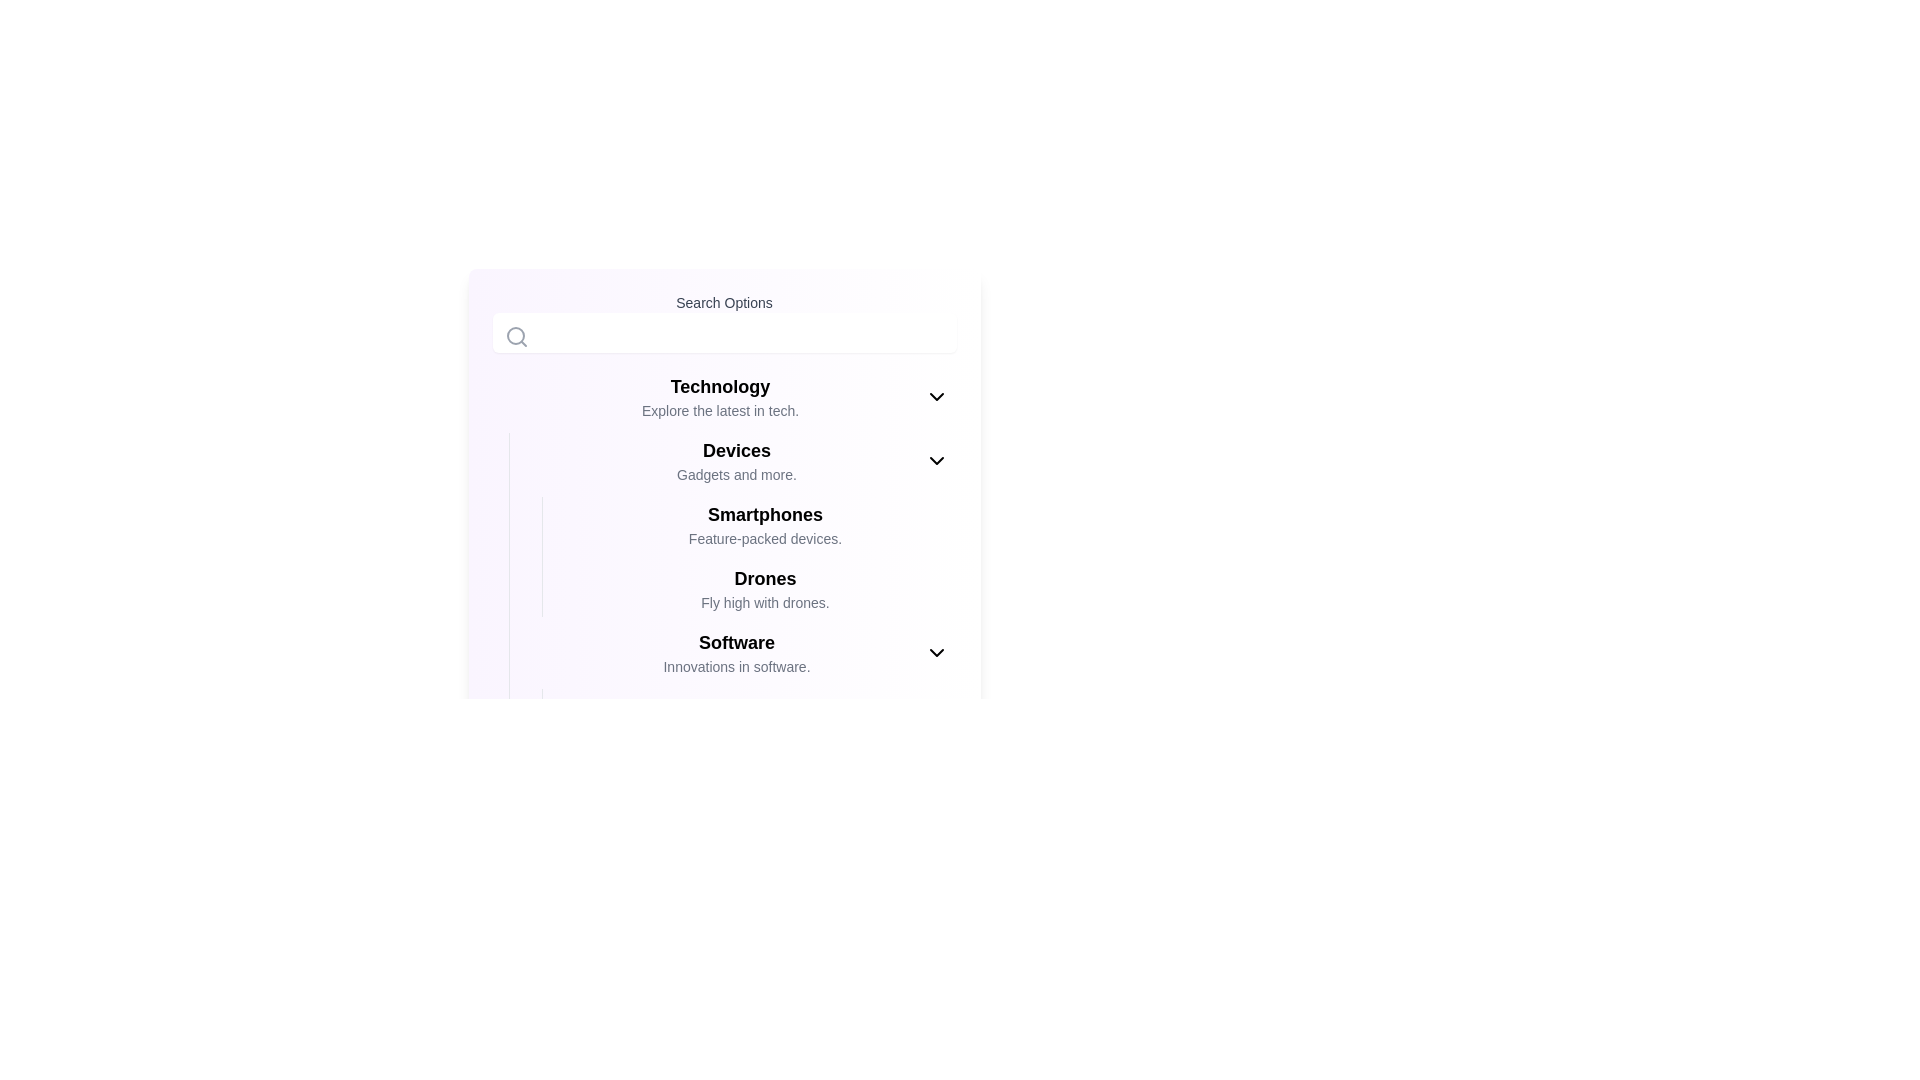 Image resolution: width=1920 pixels, height=1080 pixels. Describe the element at coordinates (764, 601) in the screenshot. I see `the text label that says 'Fly high with drones.' which is positioned directly beneath the 'Drones.' title` at that location.